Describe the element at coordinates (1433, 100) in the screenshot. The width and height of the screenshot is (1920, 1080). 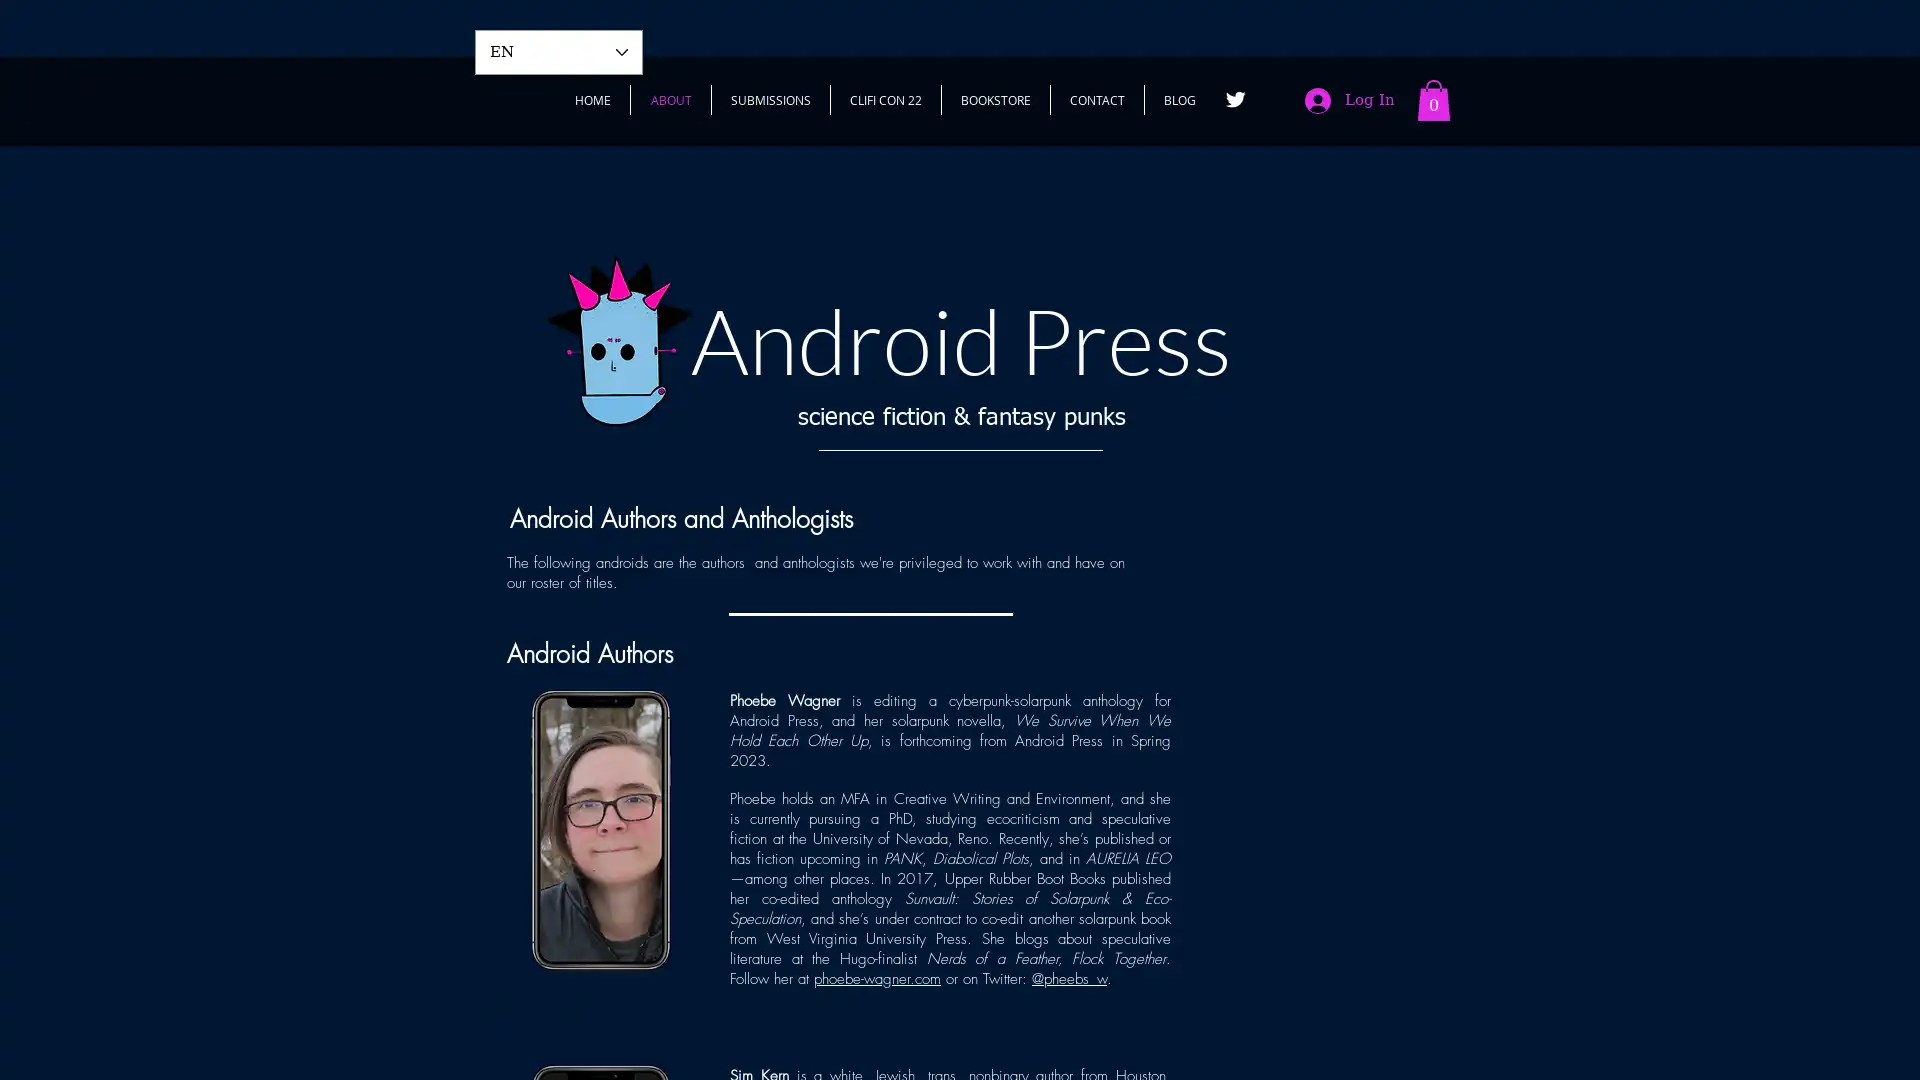
I see `Cart with 0 items` at that location.